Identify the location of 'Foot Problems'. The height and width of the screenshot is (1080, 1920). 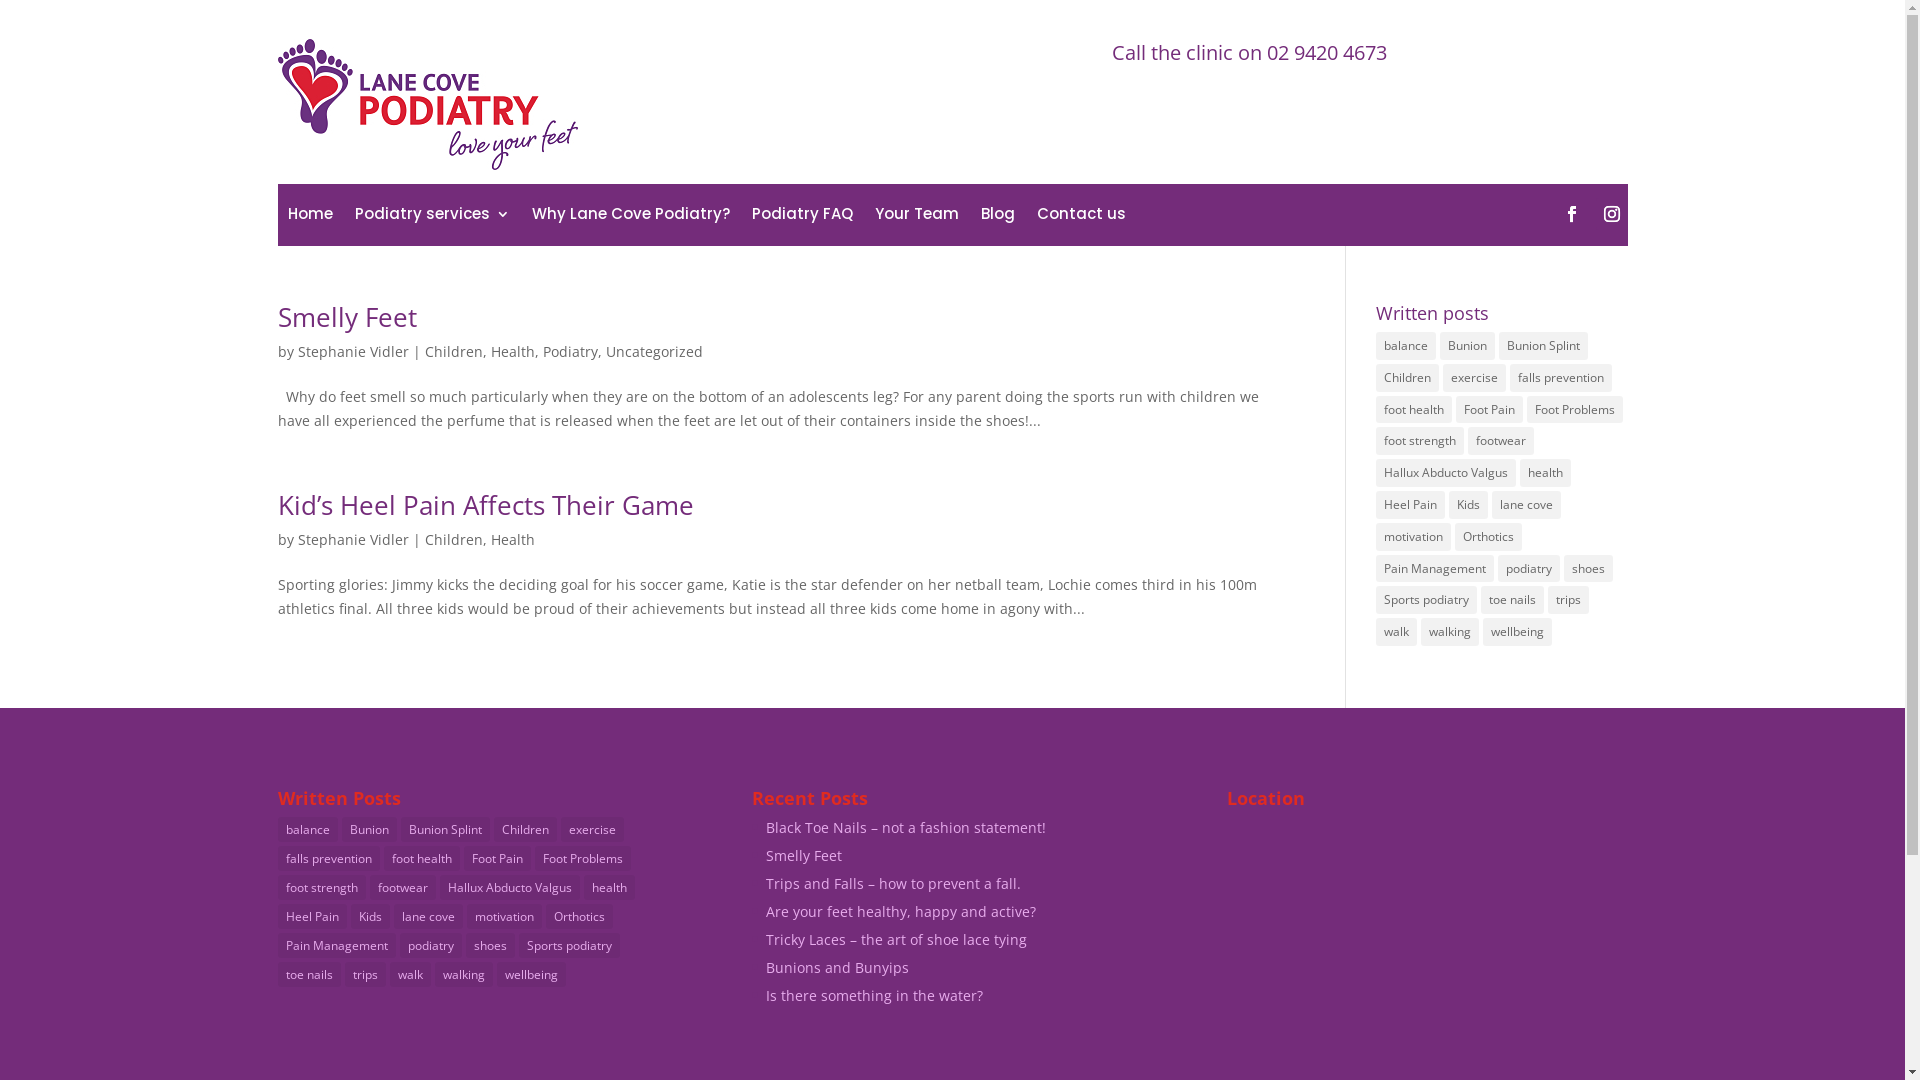
(1525, 408).